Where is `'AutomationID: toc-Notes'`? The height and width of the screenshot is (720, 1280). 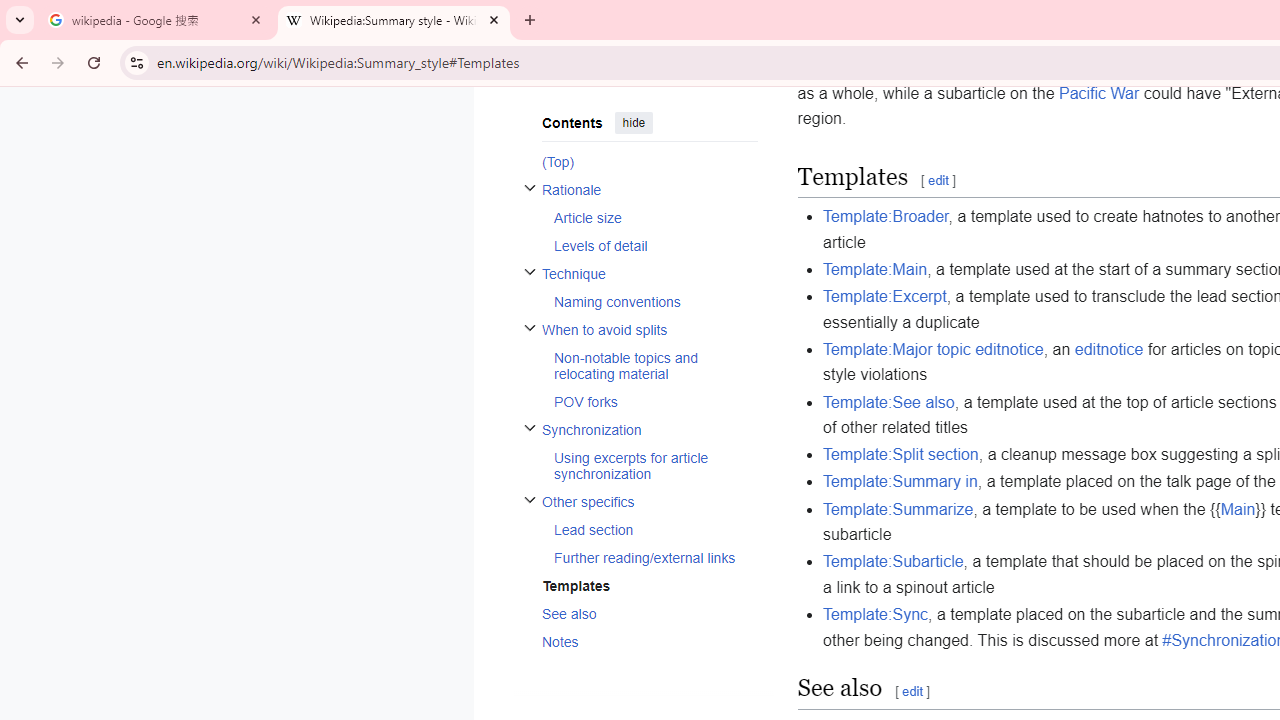
'AutomationID: toc-Notes' is located at coordinates (643, 641).